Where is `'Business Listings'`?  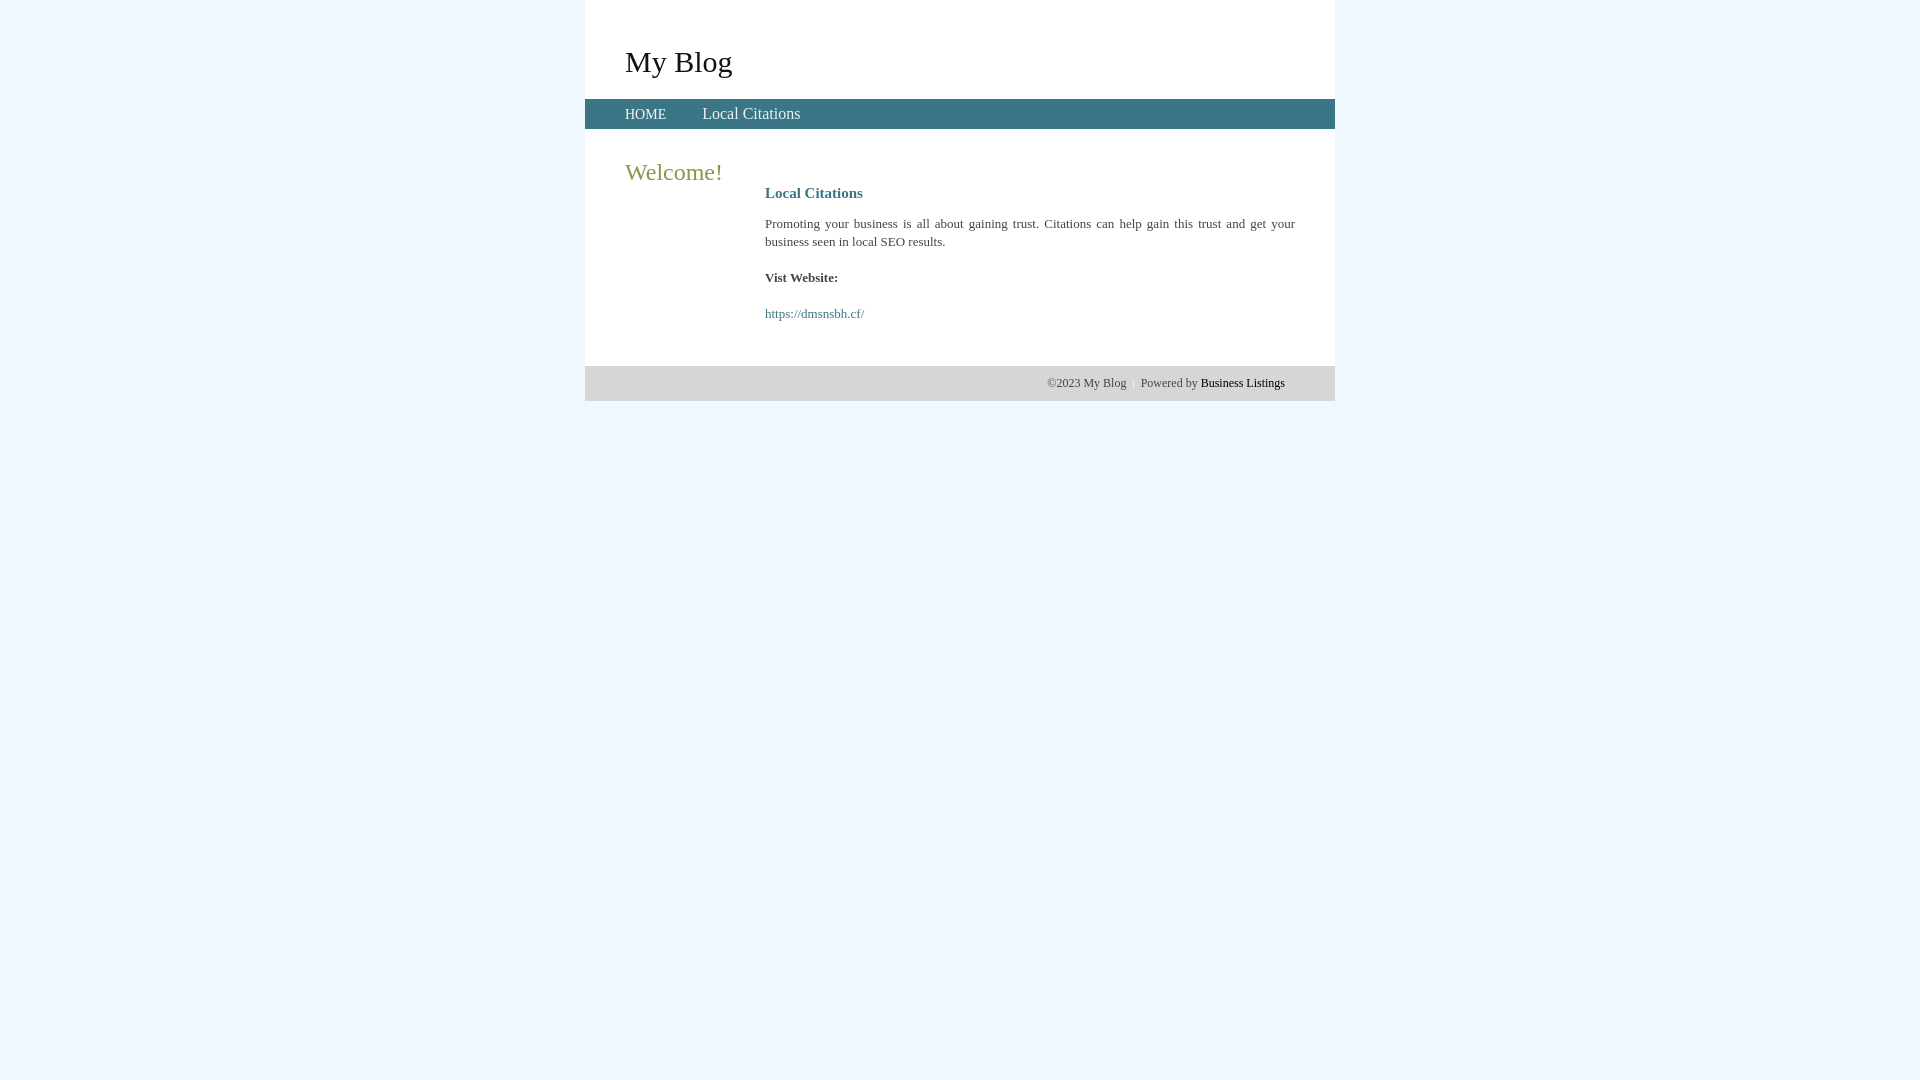
'Business Listings' is located at coordinates (1242, 382).